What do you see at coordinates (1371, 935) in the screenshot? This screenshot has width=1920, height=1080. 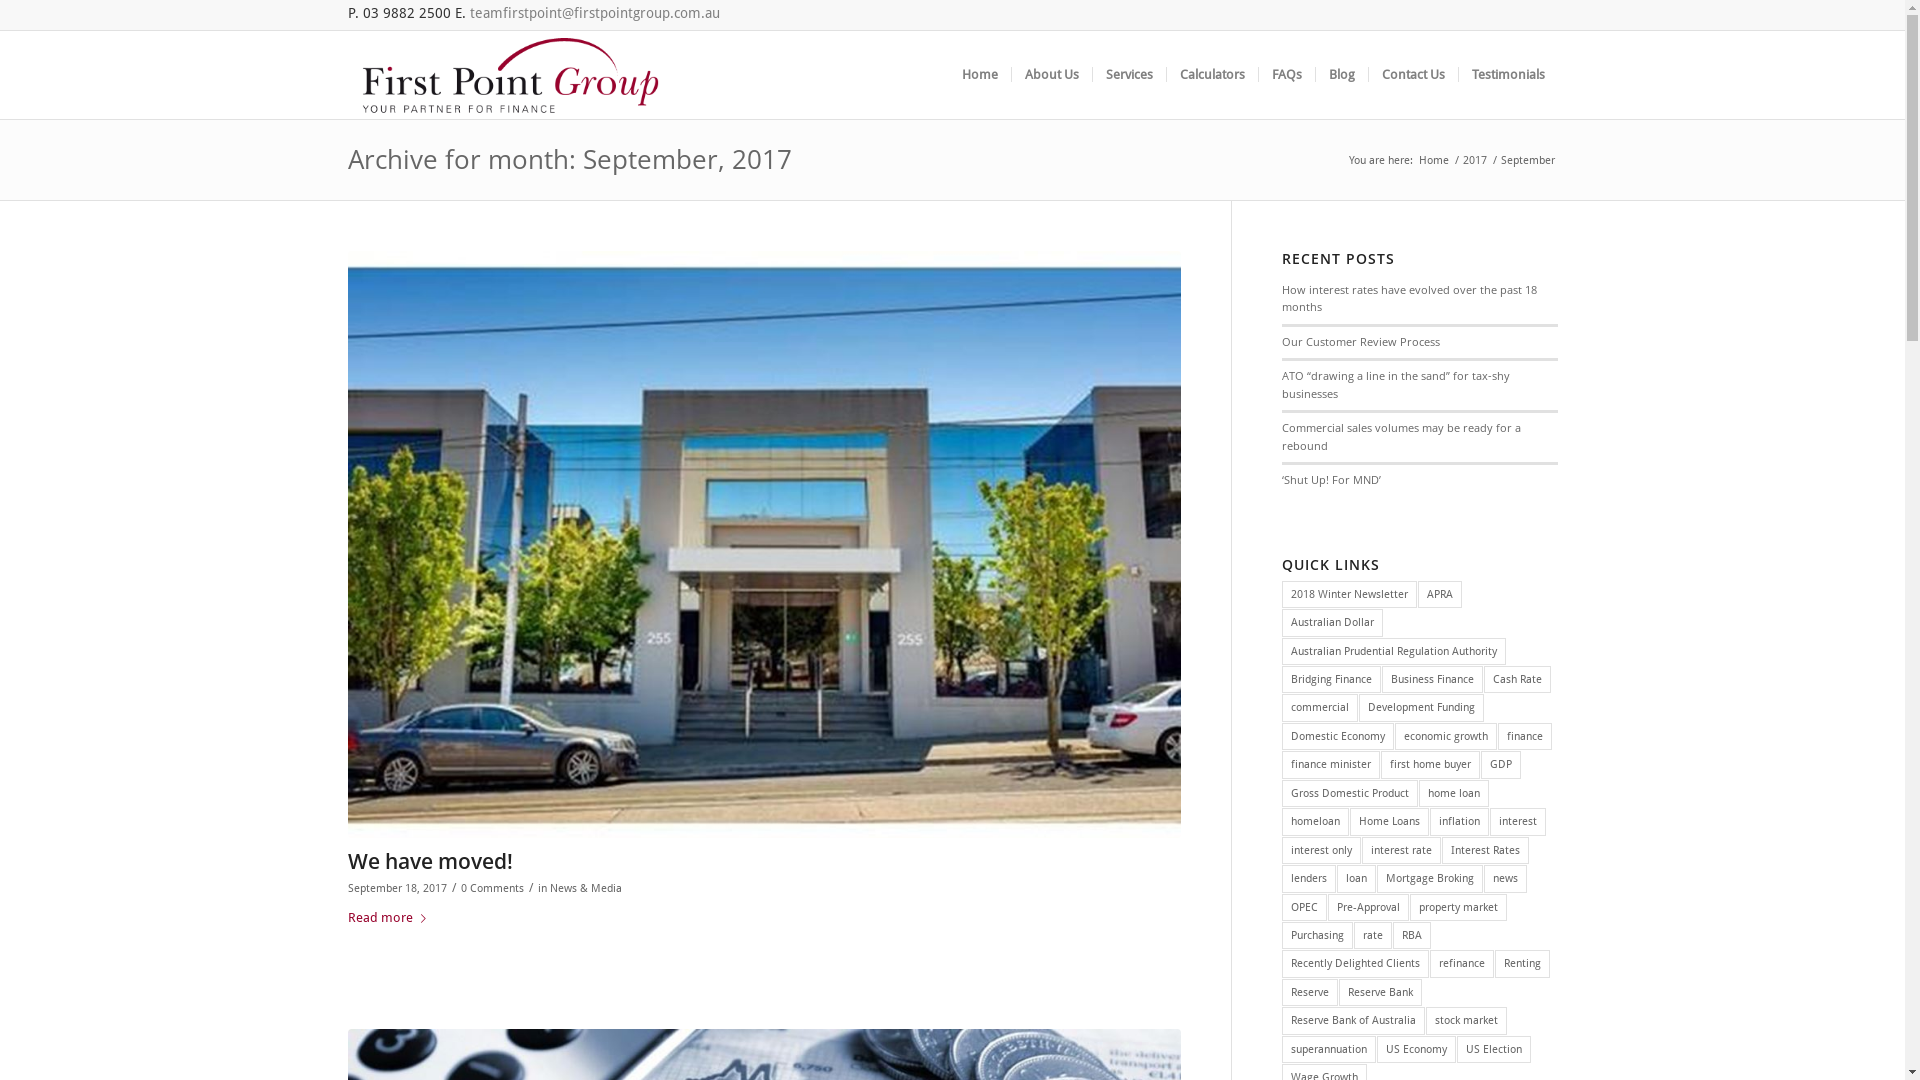 I see `'rate'` at bounding box center [1371, 935].